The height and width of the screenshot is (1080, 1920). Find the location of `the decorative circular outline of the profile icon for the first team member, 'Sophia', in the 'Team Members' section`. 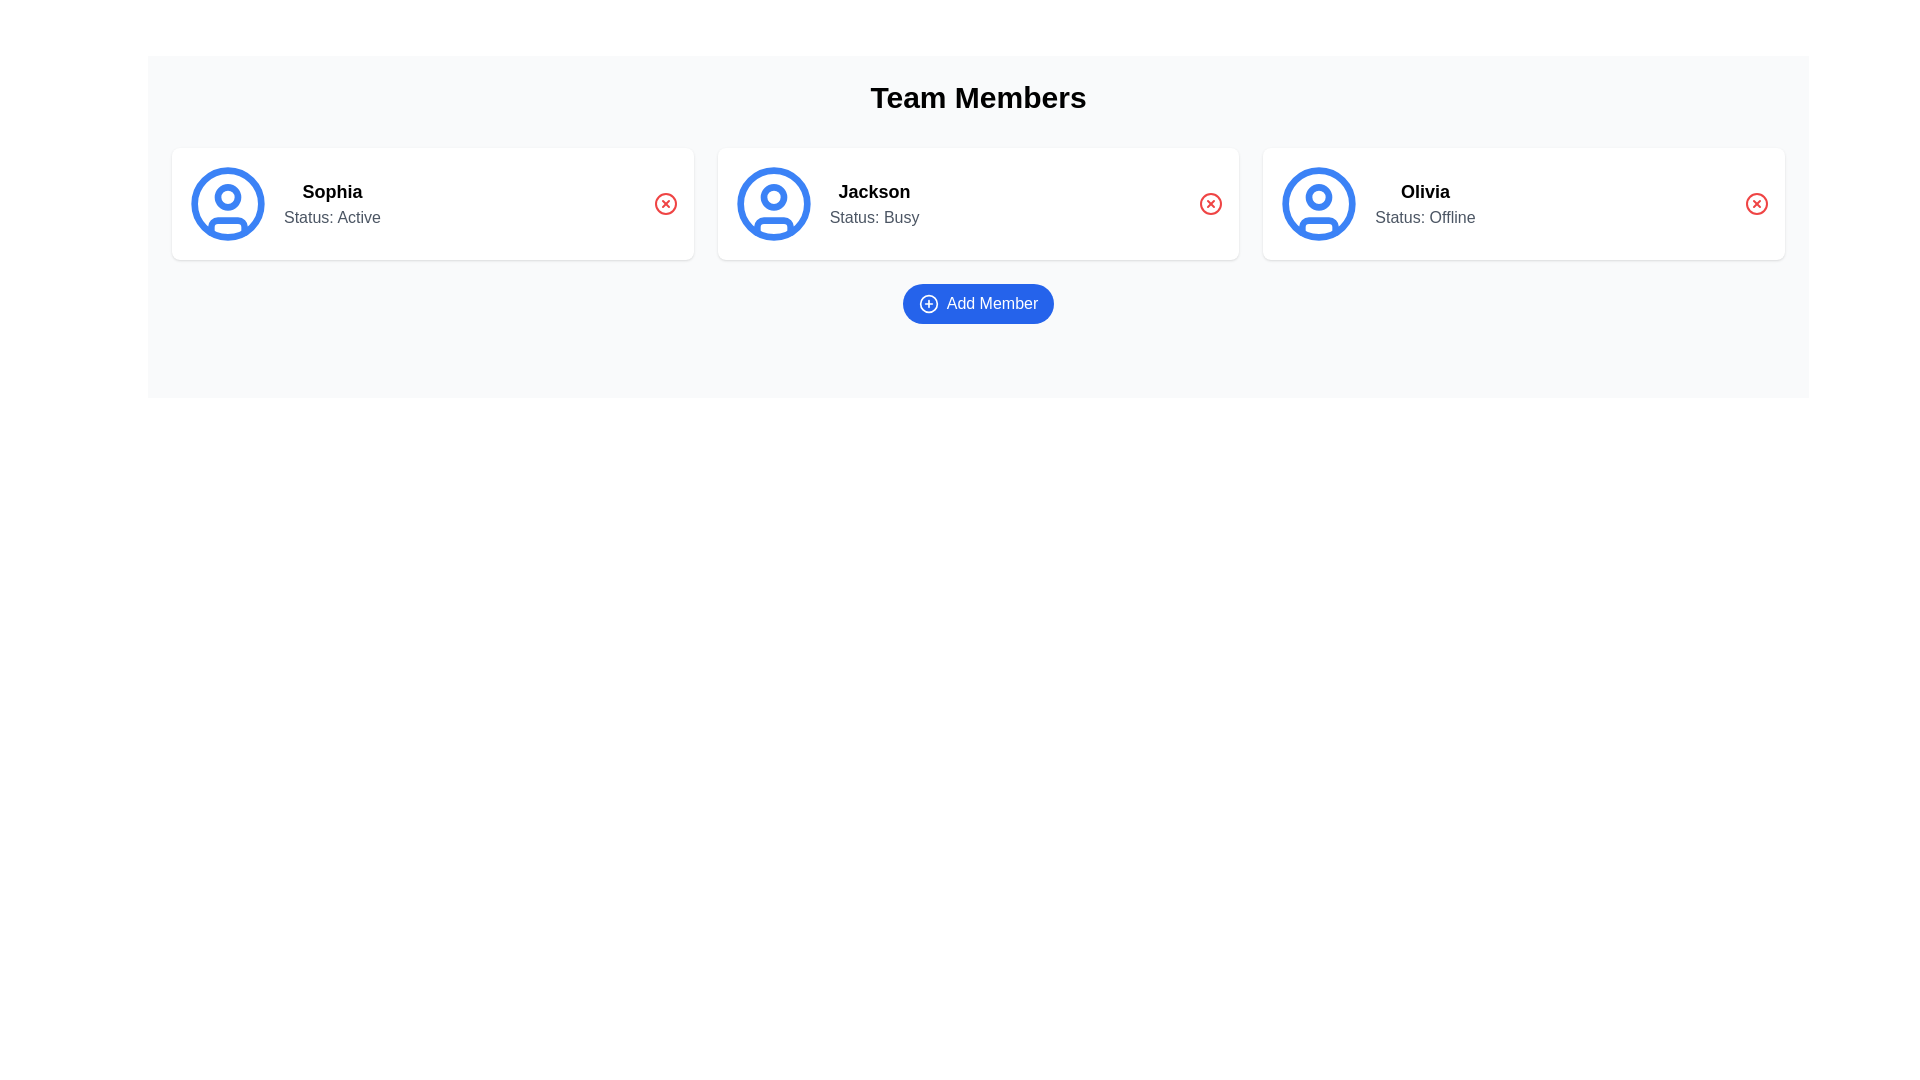

the decorative circular outline of the profile icon for the first team member, 'Sophia', in the 'Team Members' section is located at coordinates (227, 204).